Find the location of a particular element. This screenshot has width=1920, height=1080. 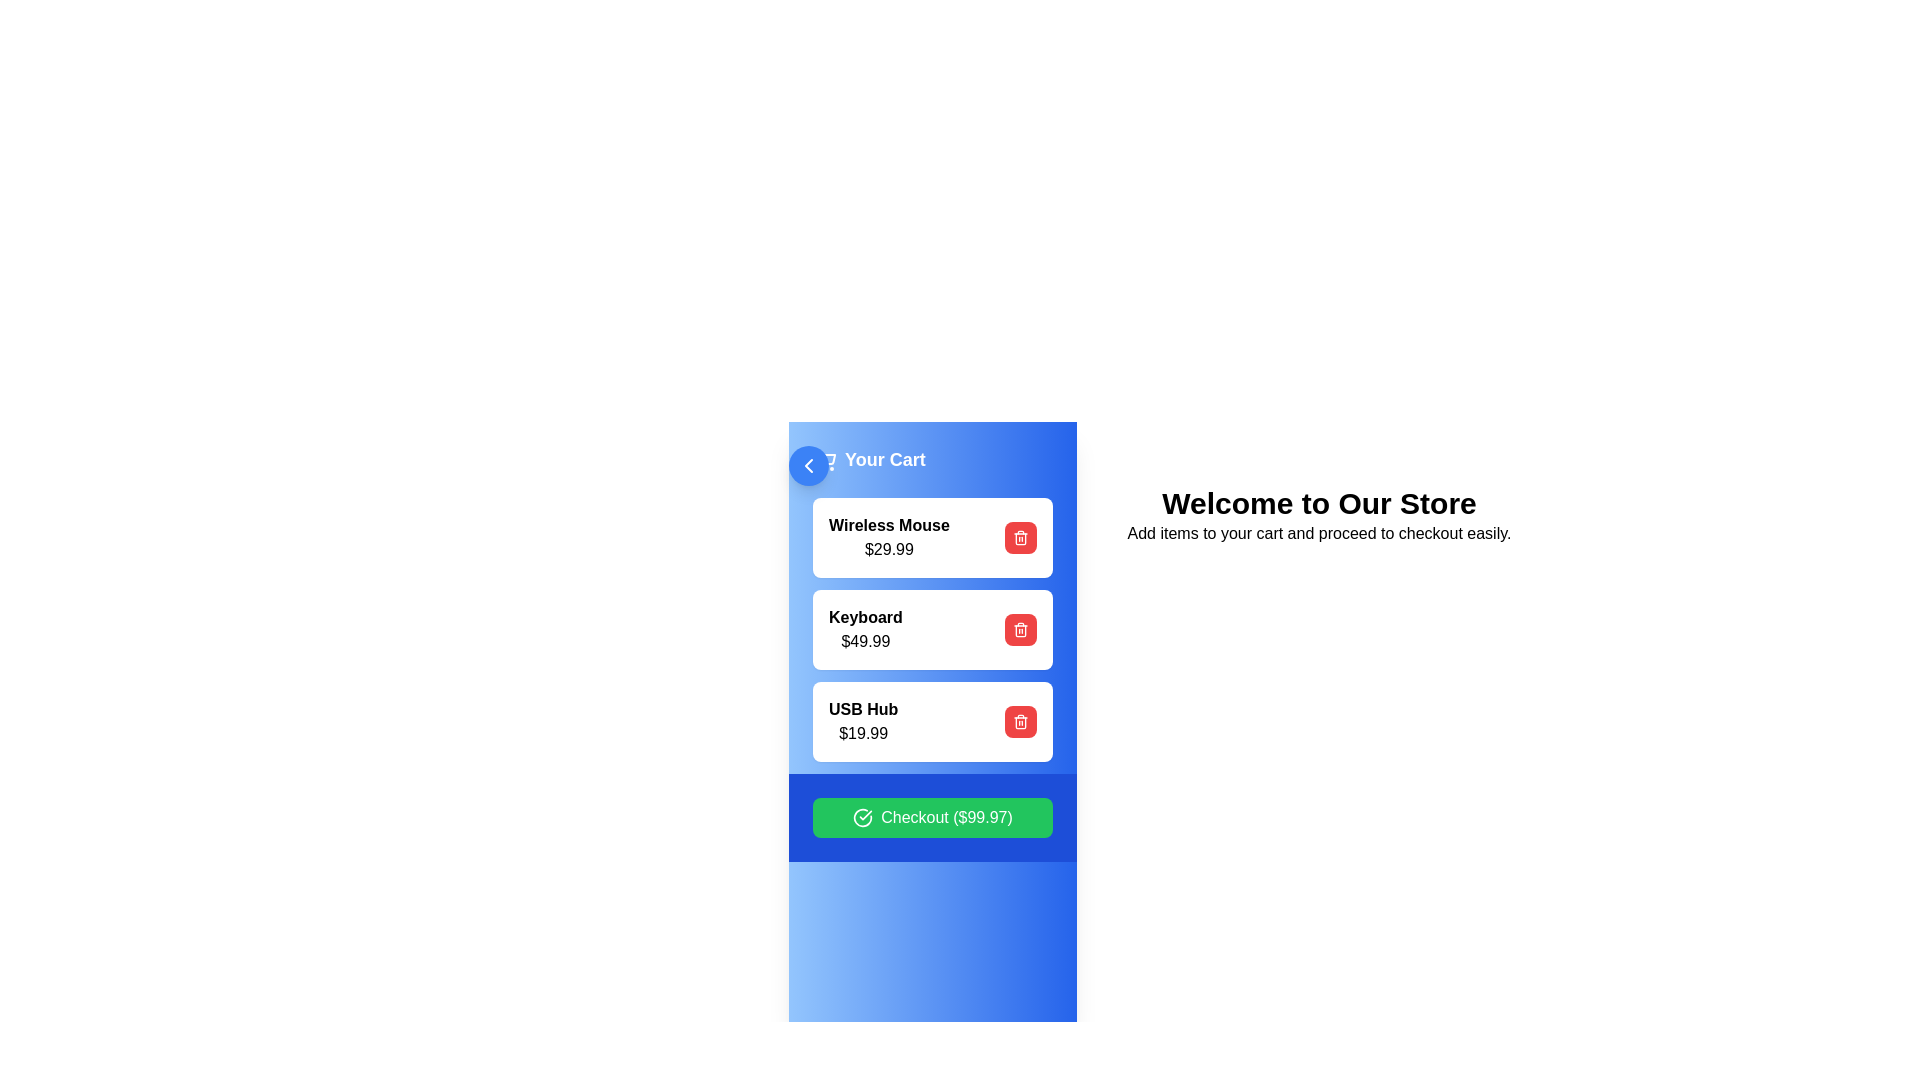

the delete button for the 'USB Hub' item in the shopping cart is located at coordinates (1021, 721).